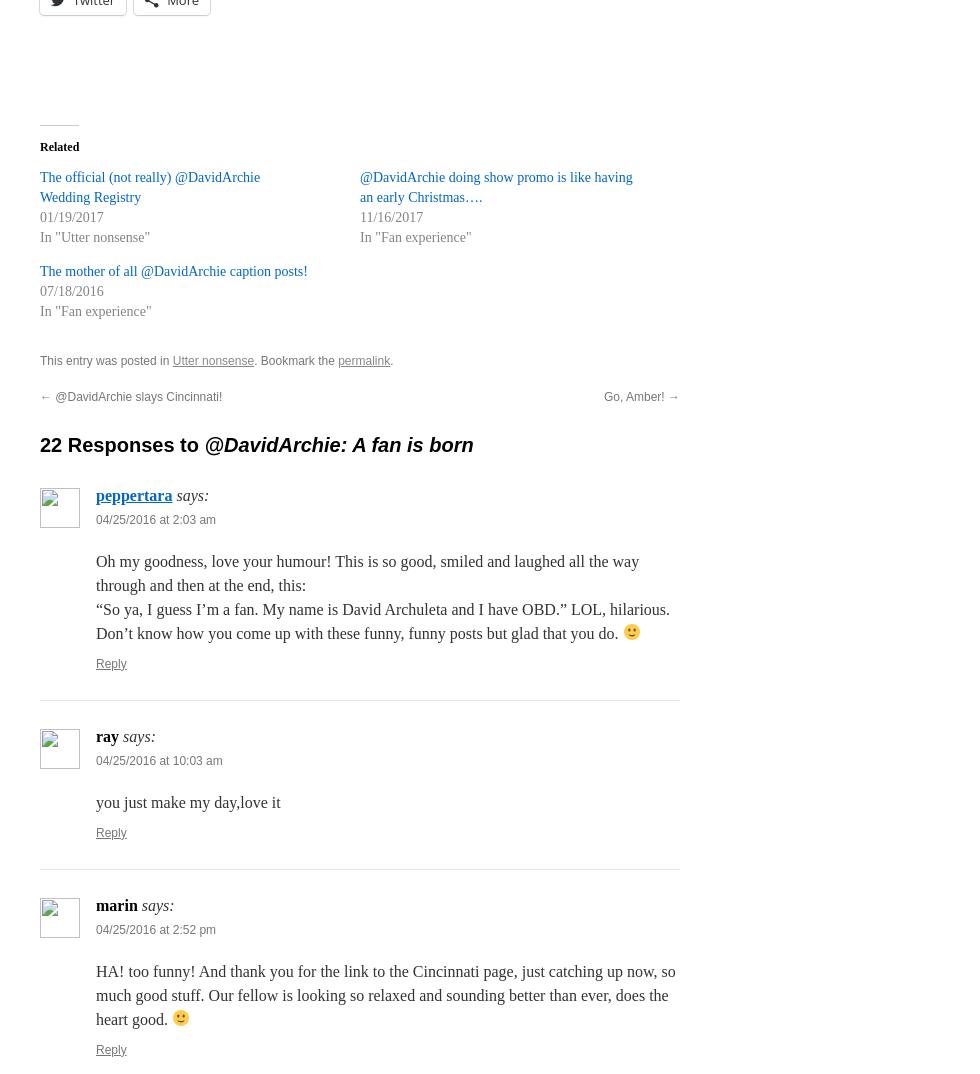 The width and height of the screenshot is (980, 1074). I want to click on 'Don’t know how you come up with these funny, funny posts but glad that you do.', so click(96, 632).